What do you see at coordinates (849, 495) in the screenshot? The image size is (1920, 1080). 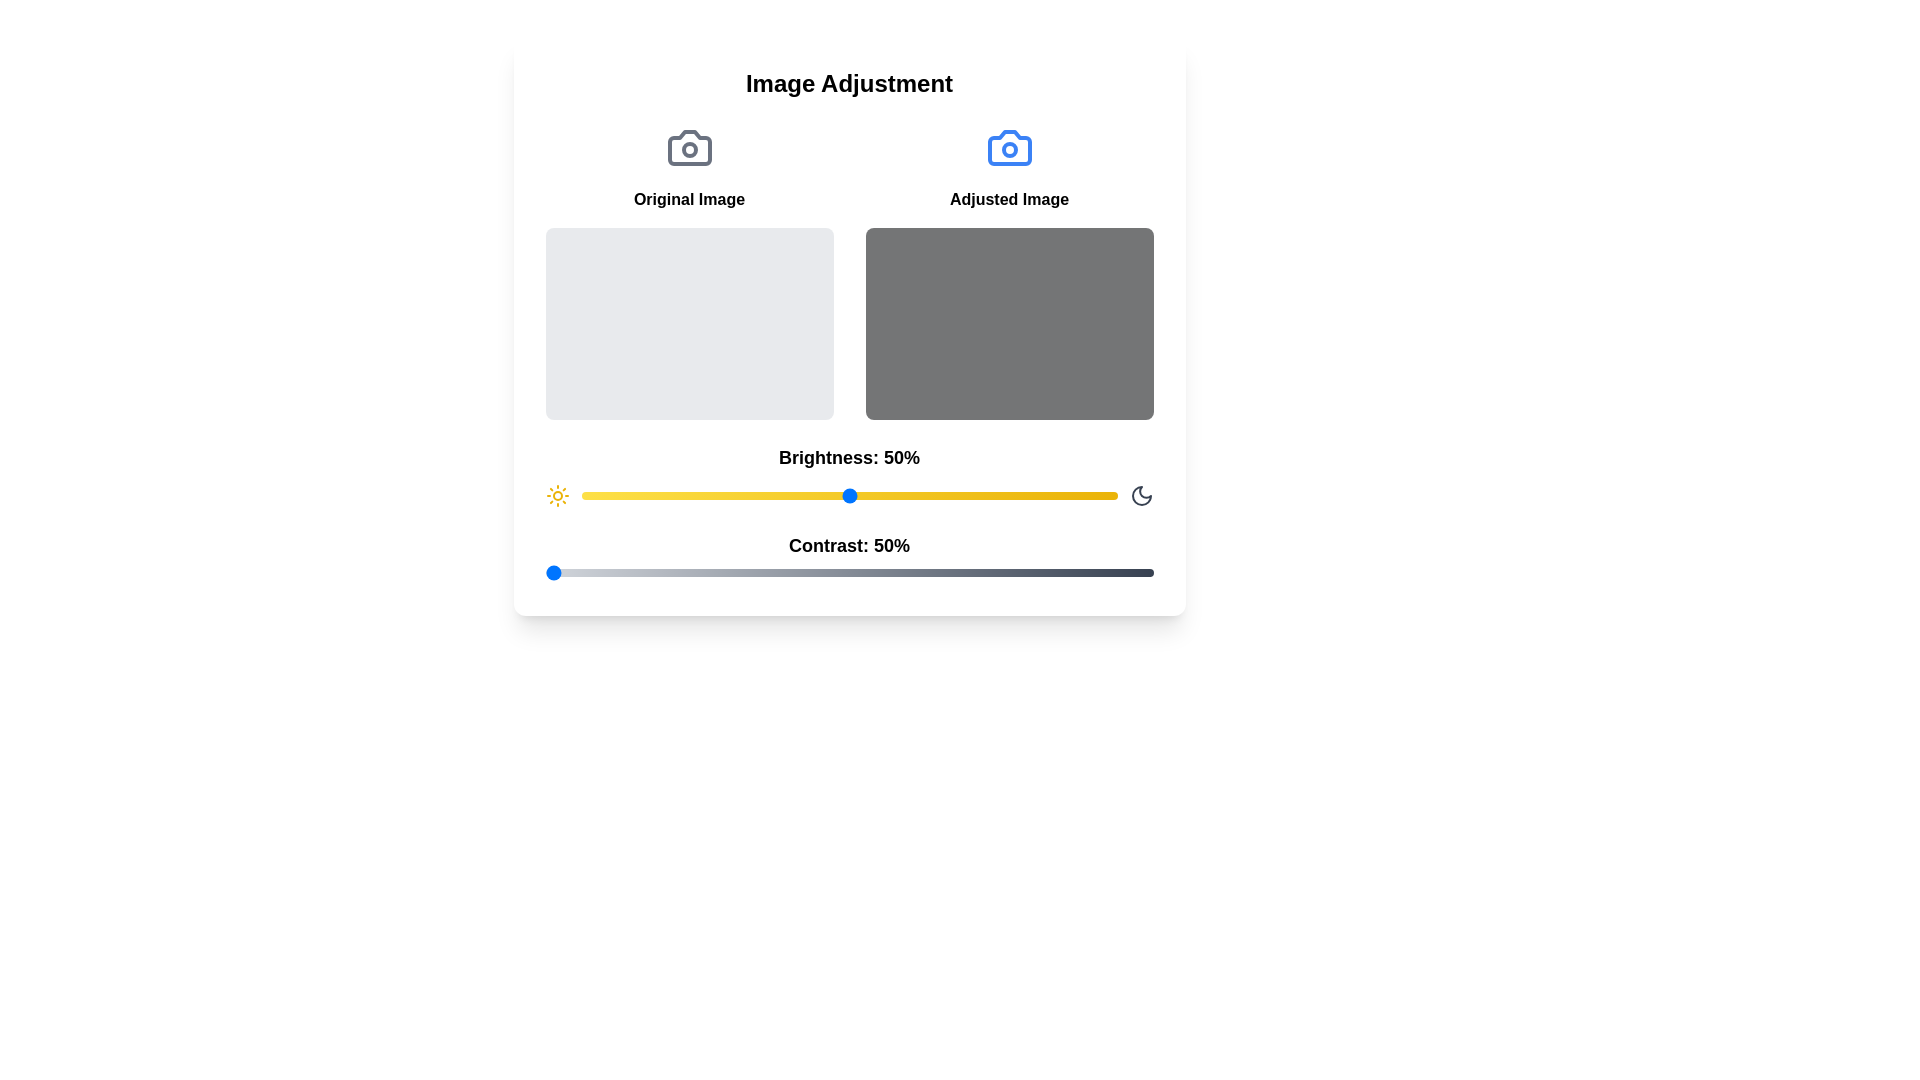 I see `the slider value` at bounding box center [849, 495].